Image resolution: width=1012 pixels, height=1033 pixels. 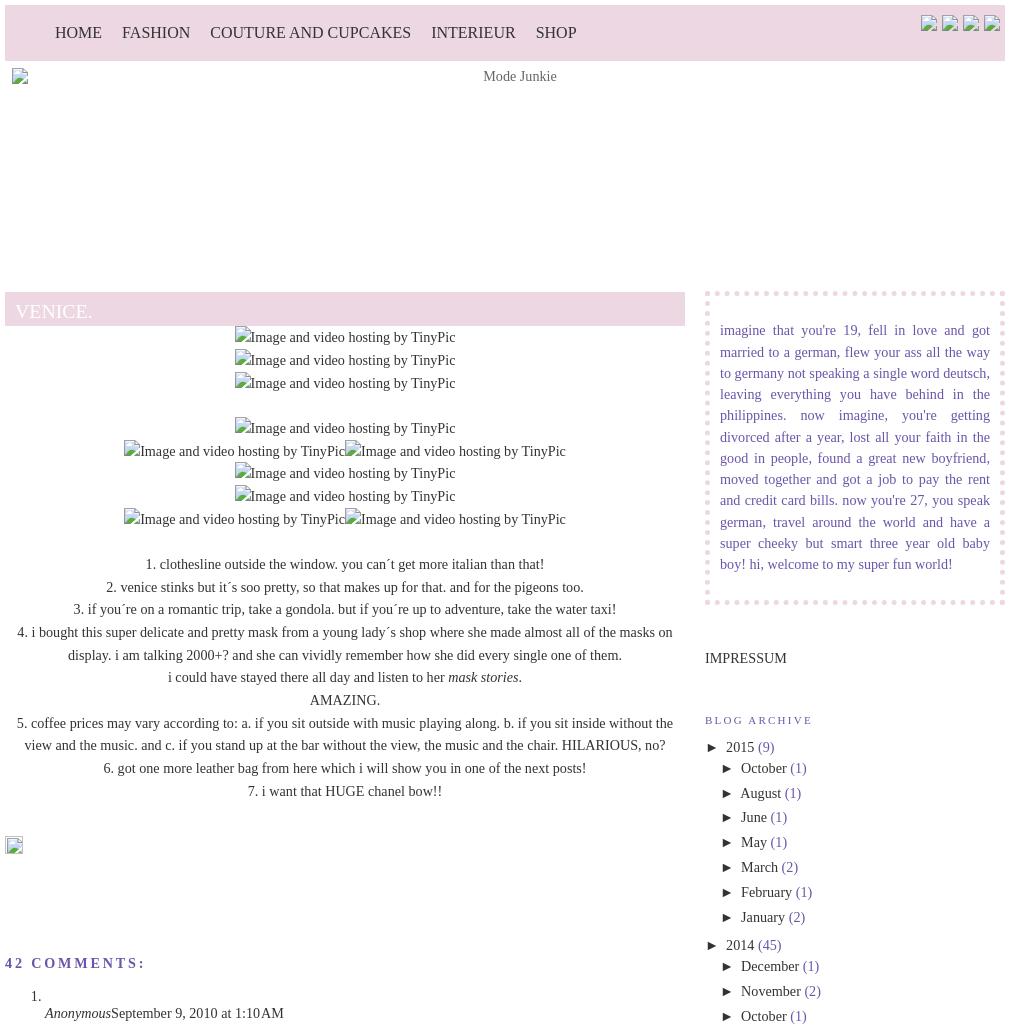 What do you see at coordinates (554, 32) in the screenshot?
I see `'Shop'` at bounding box center [554, 32].